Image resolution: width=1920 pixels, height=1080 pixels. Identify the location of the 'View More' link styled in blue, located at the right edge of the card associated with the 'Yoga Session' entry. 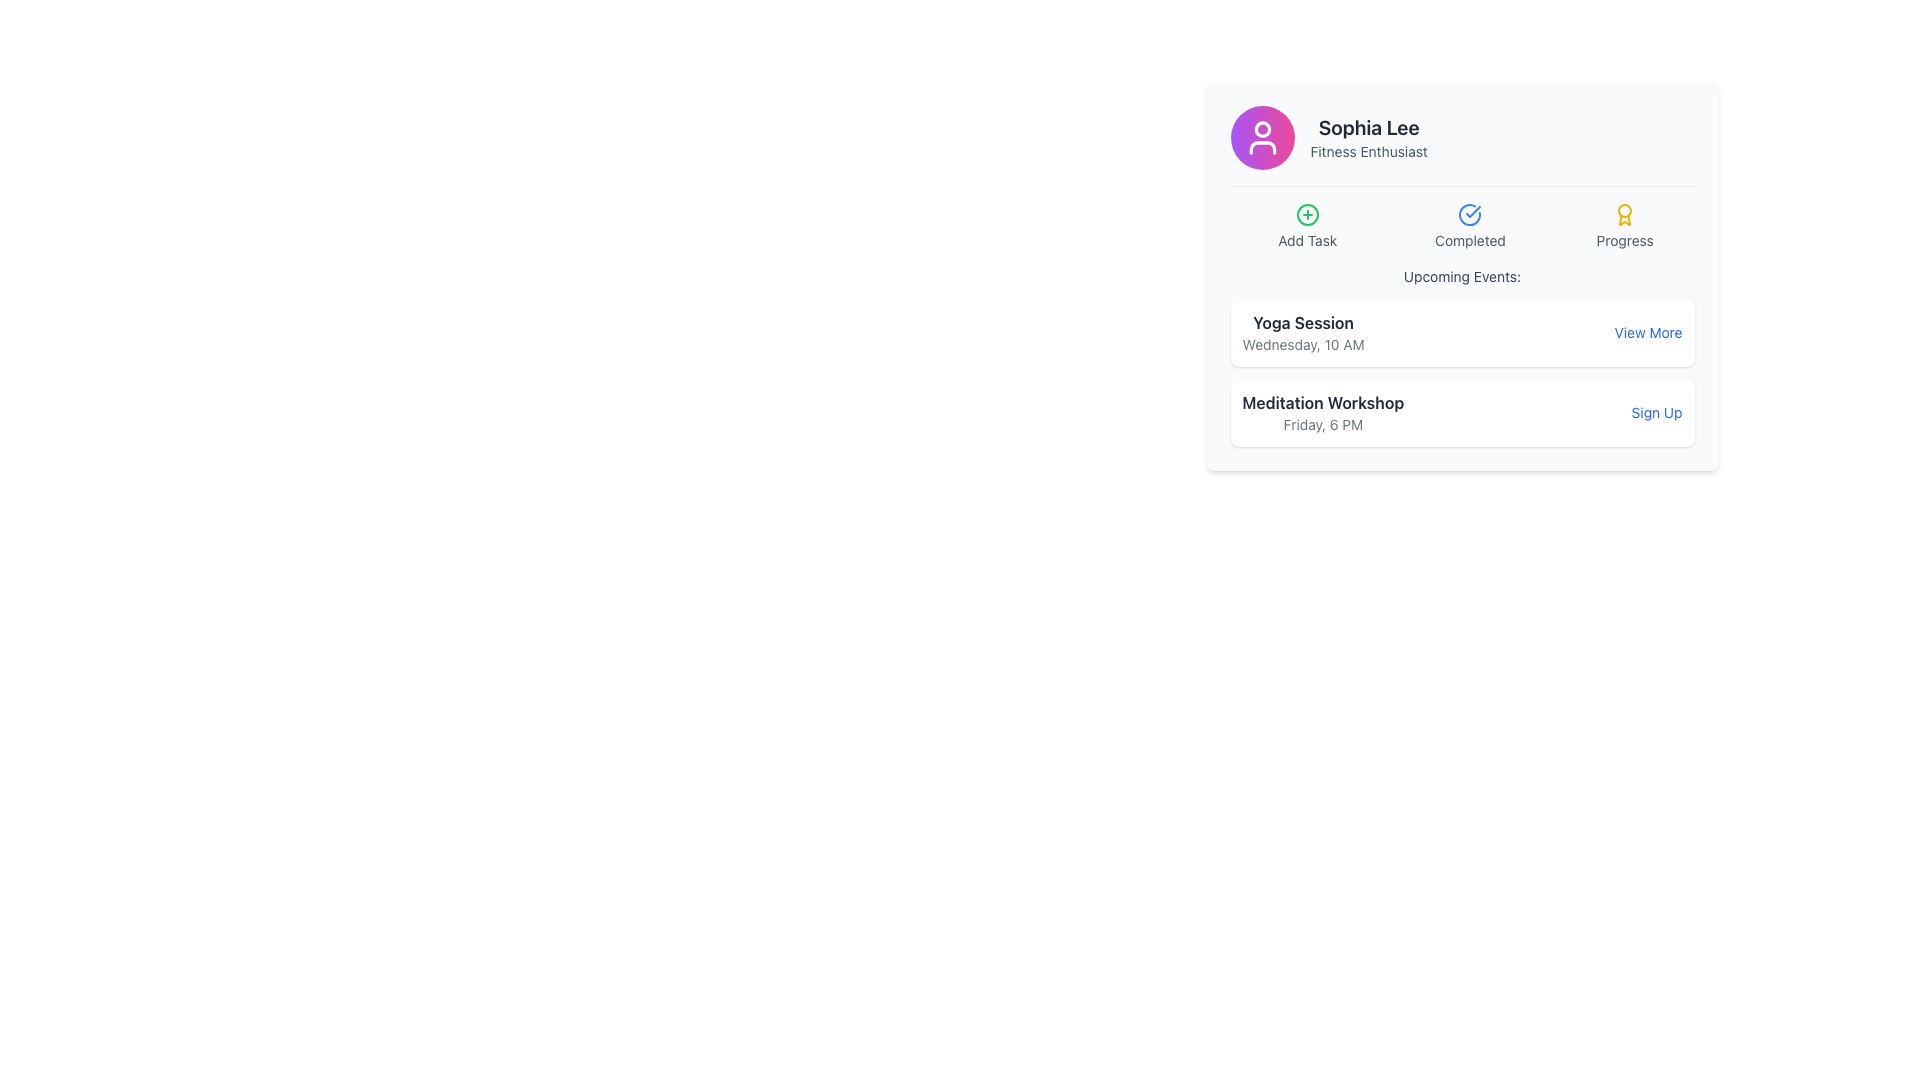
(1648, 331).